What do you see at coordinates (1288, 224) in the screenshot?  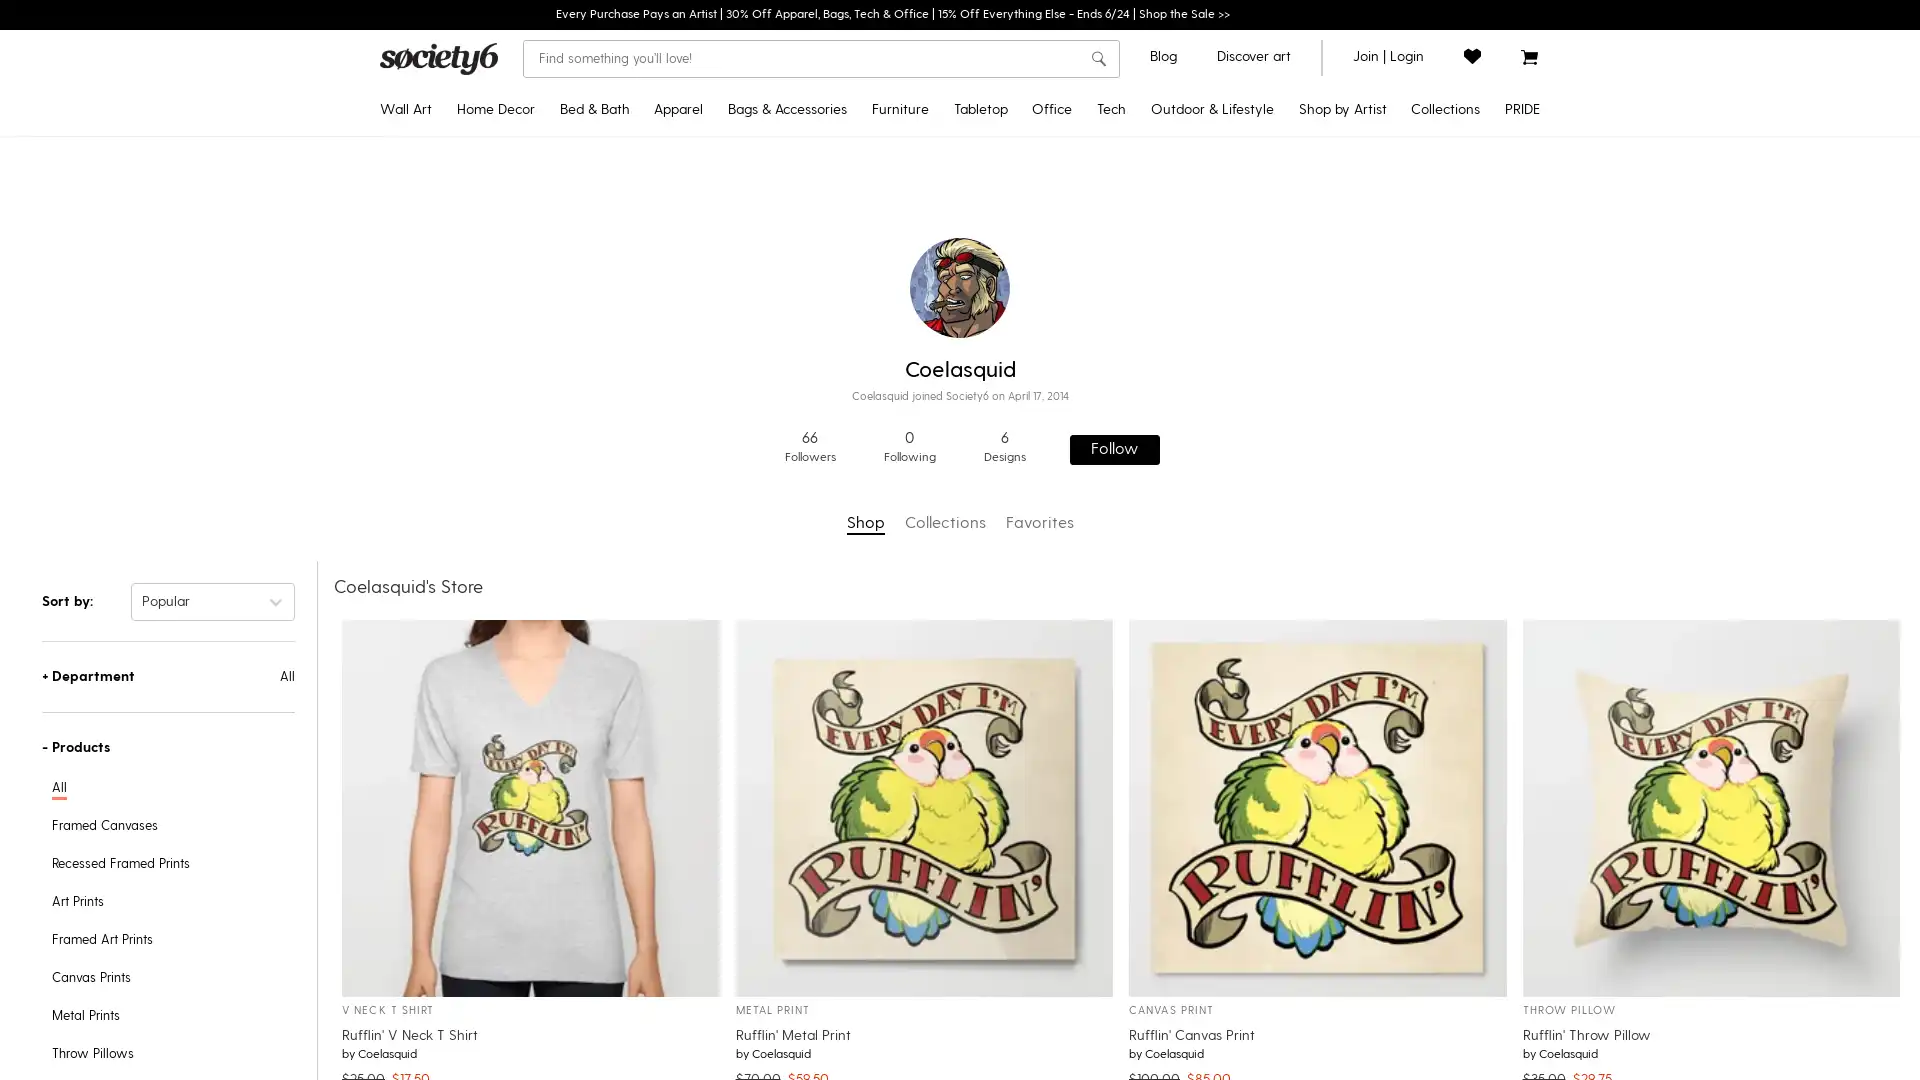 I see `Pixar` at bounding box center [1288, 224].